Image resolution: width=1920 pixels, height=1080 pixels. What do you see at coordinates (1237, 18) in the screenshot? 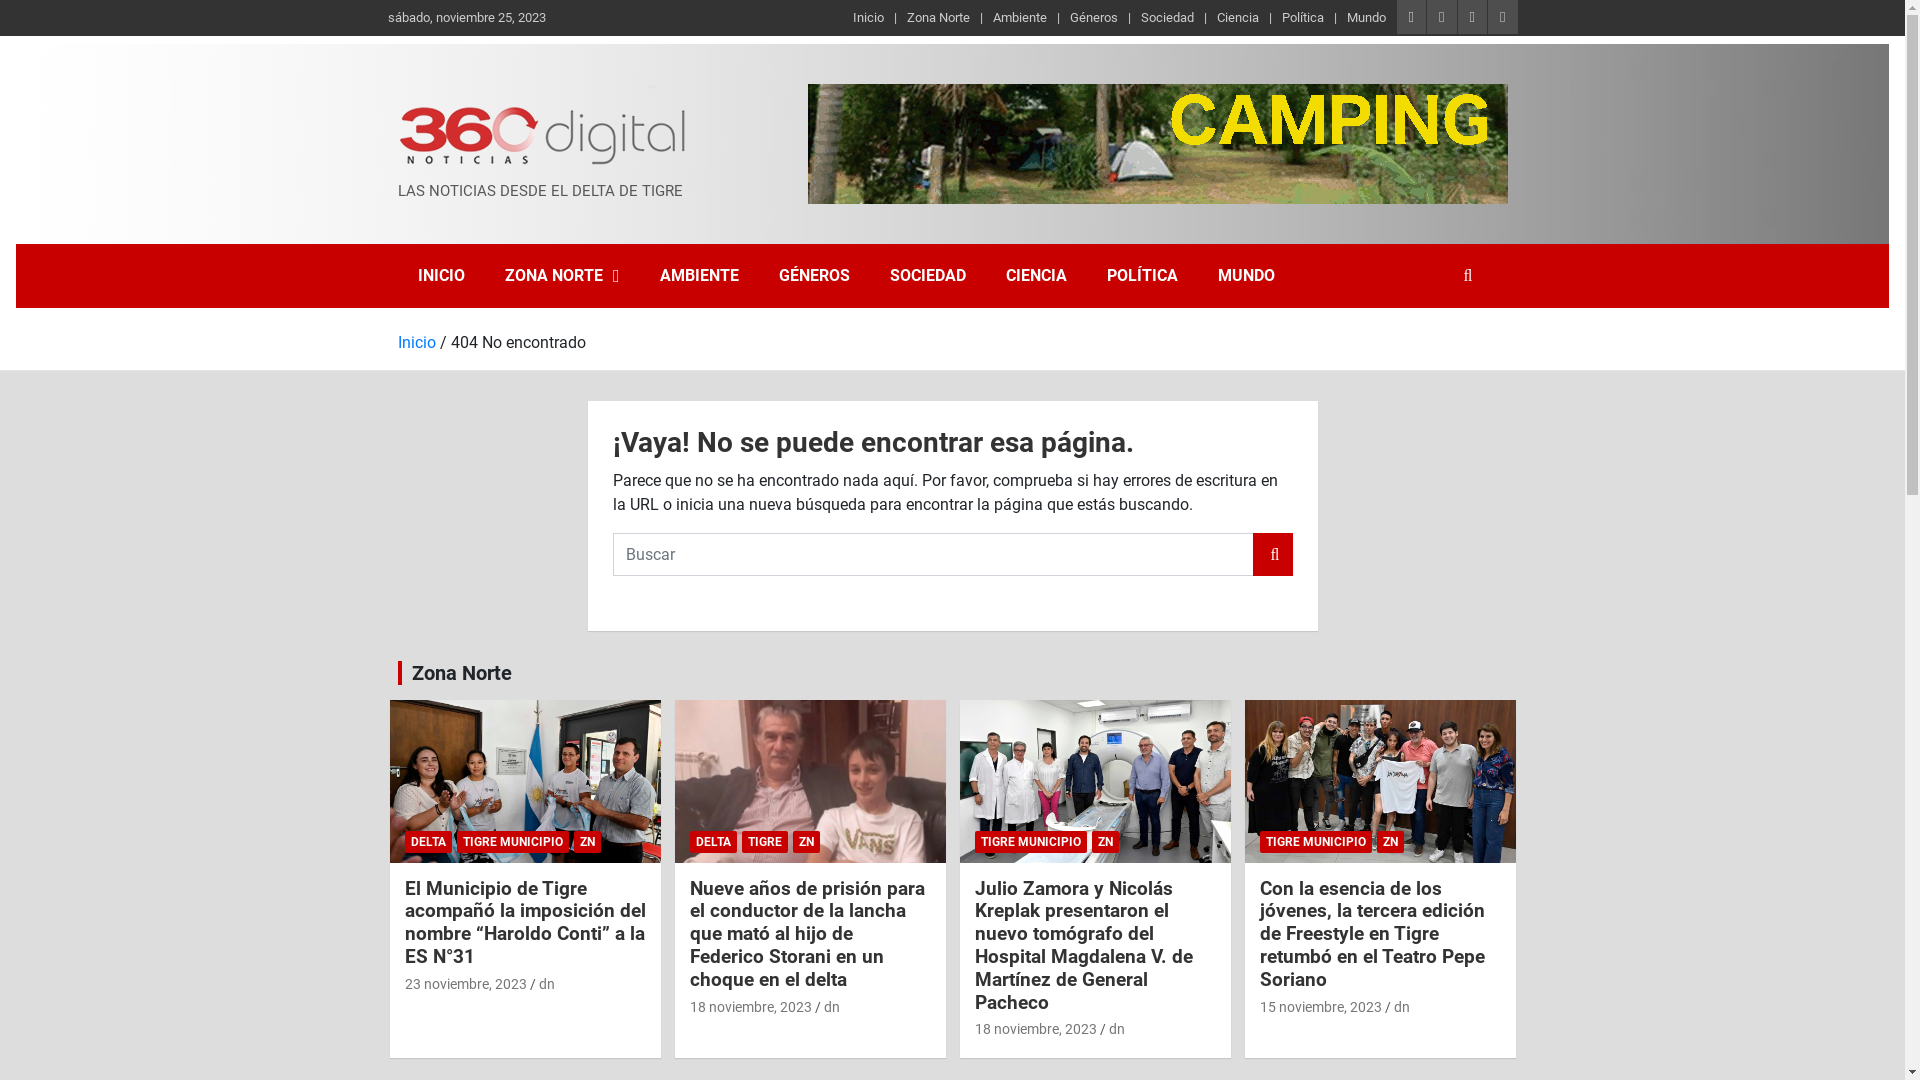
I see `'Ciencia'` at bounding box center [1237, 18].